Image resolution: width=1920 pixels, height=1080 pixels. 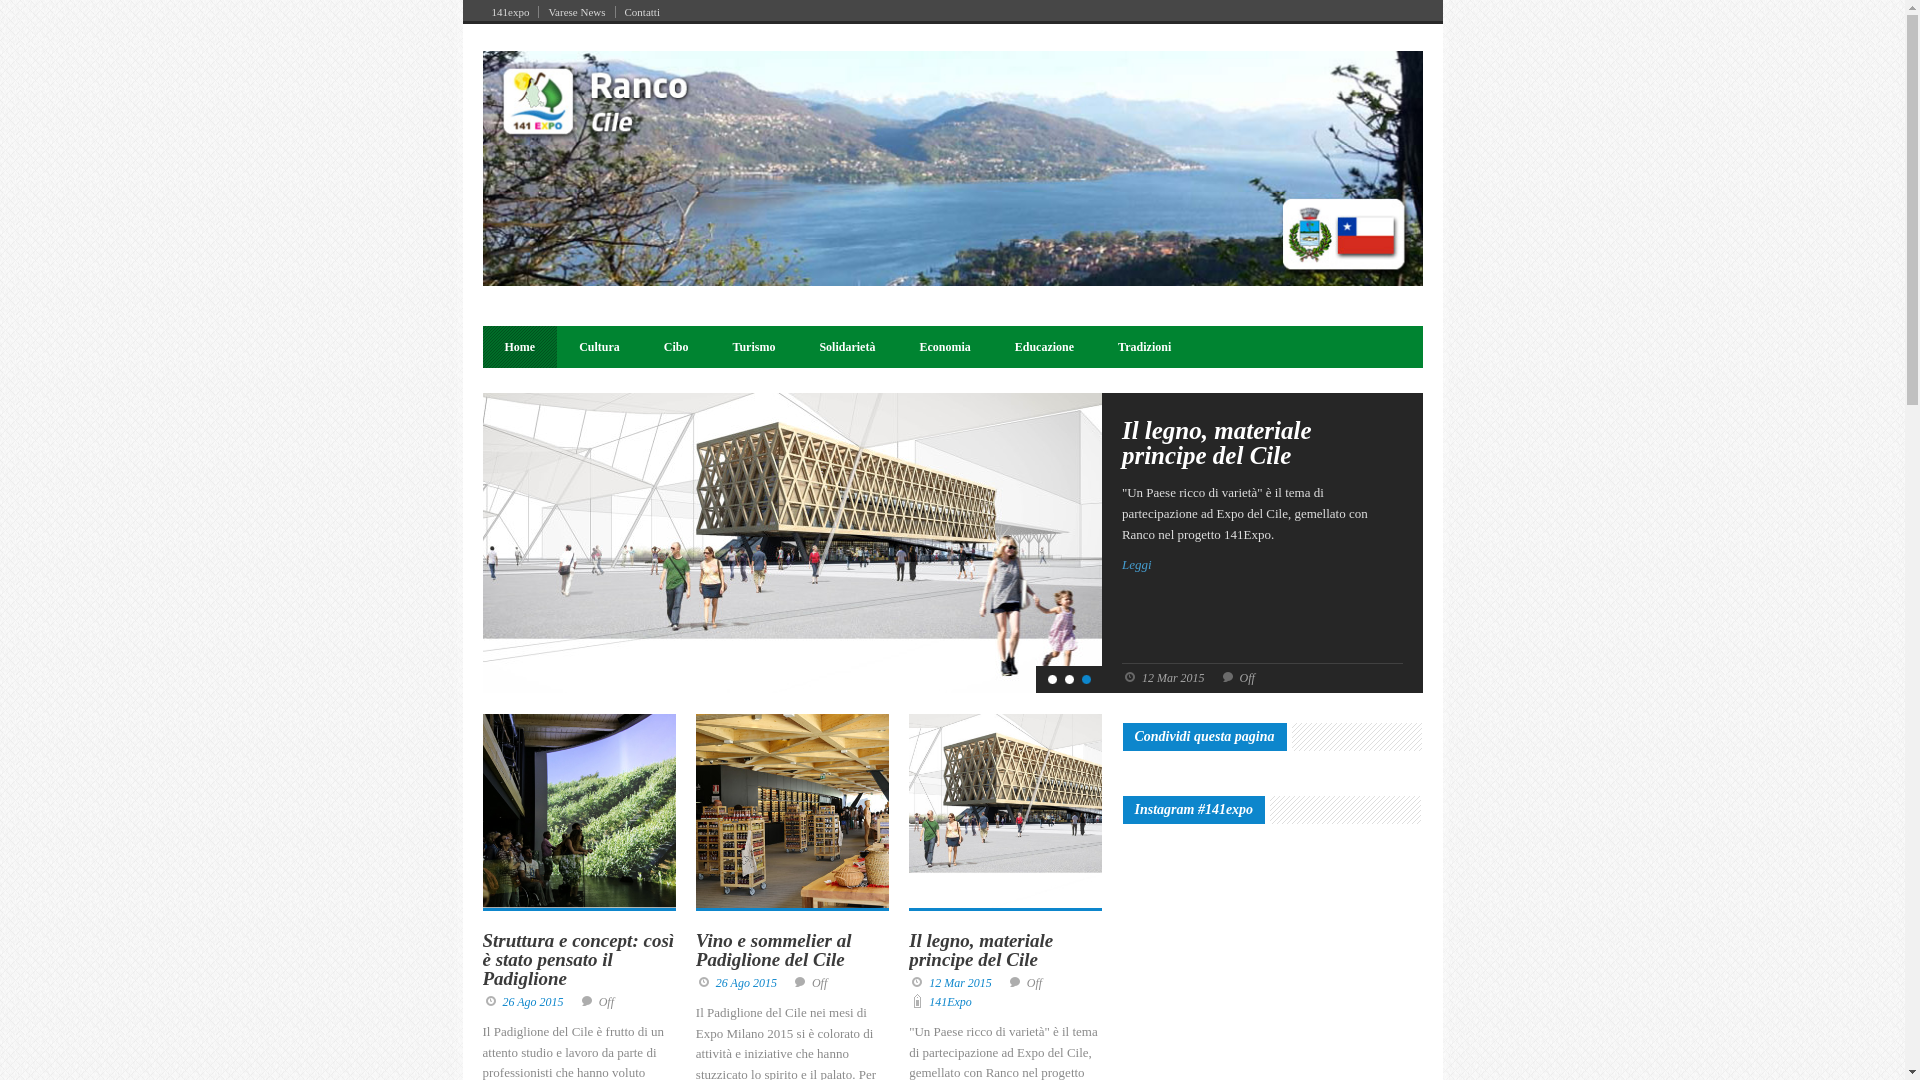 What do you see at coordinates (1173, 677) in the screenshot?
I see `'12 Mar 2015'` at bounding box center [1173, 677].